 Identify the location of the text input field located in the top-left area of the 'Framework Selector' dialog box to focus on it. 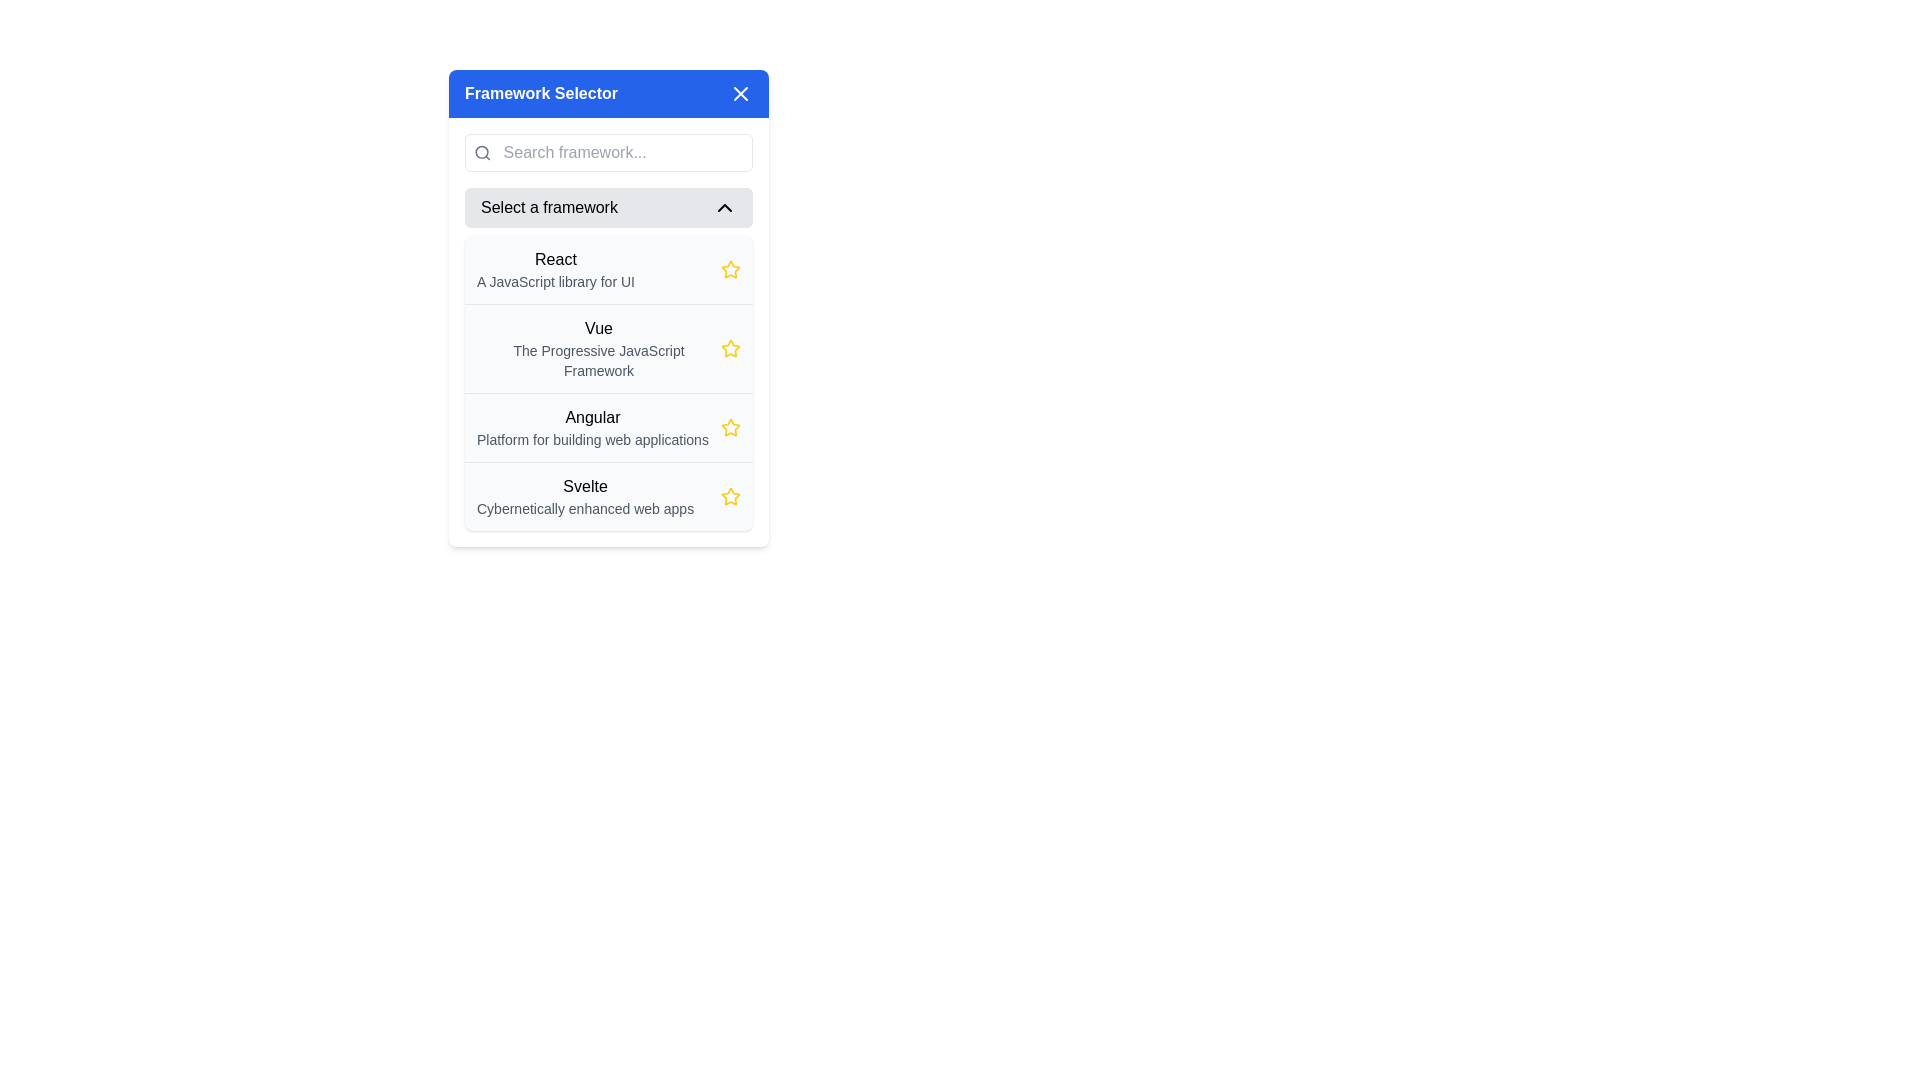
(624, 152).